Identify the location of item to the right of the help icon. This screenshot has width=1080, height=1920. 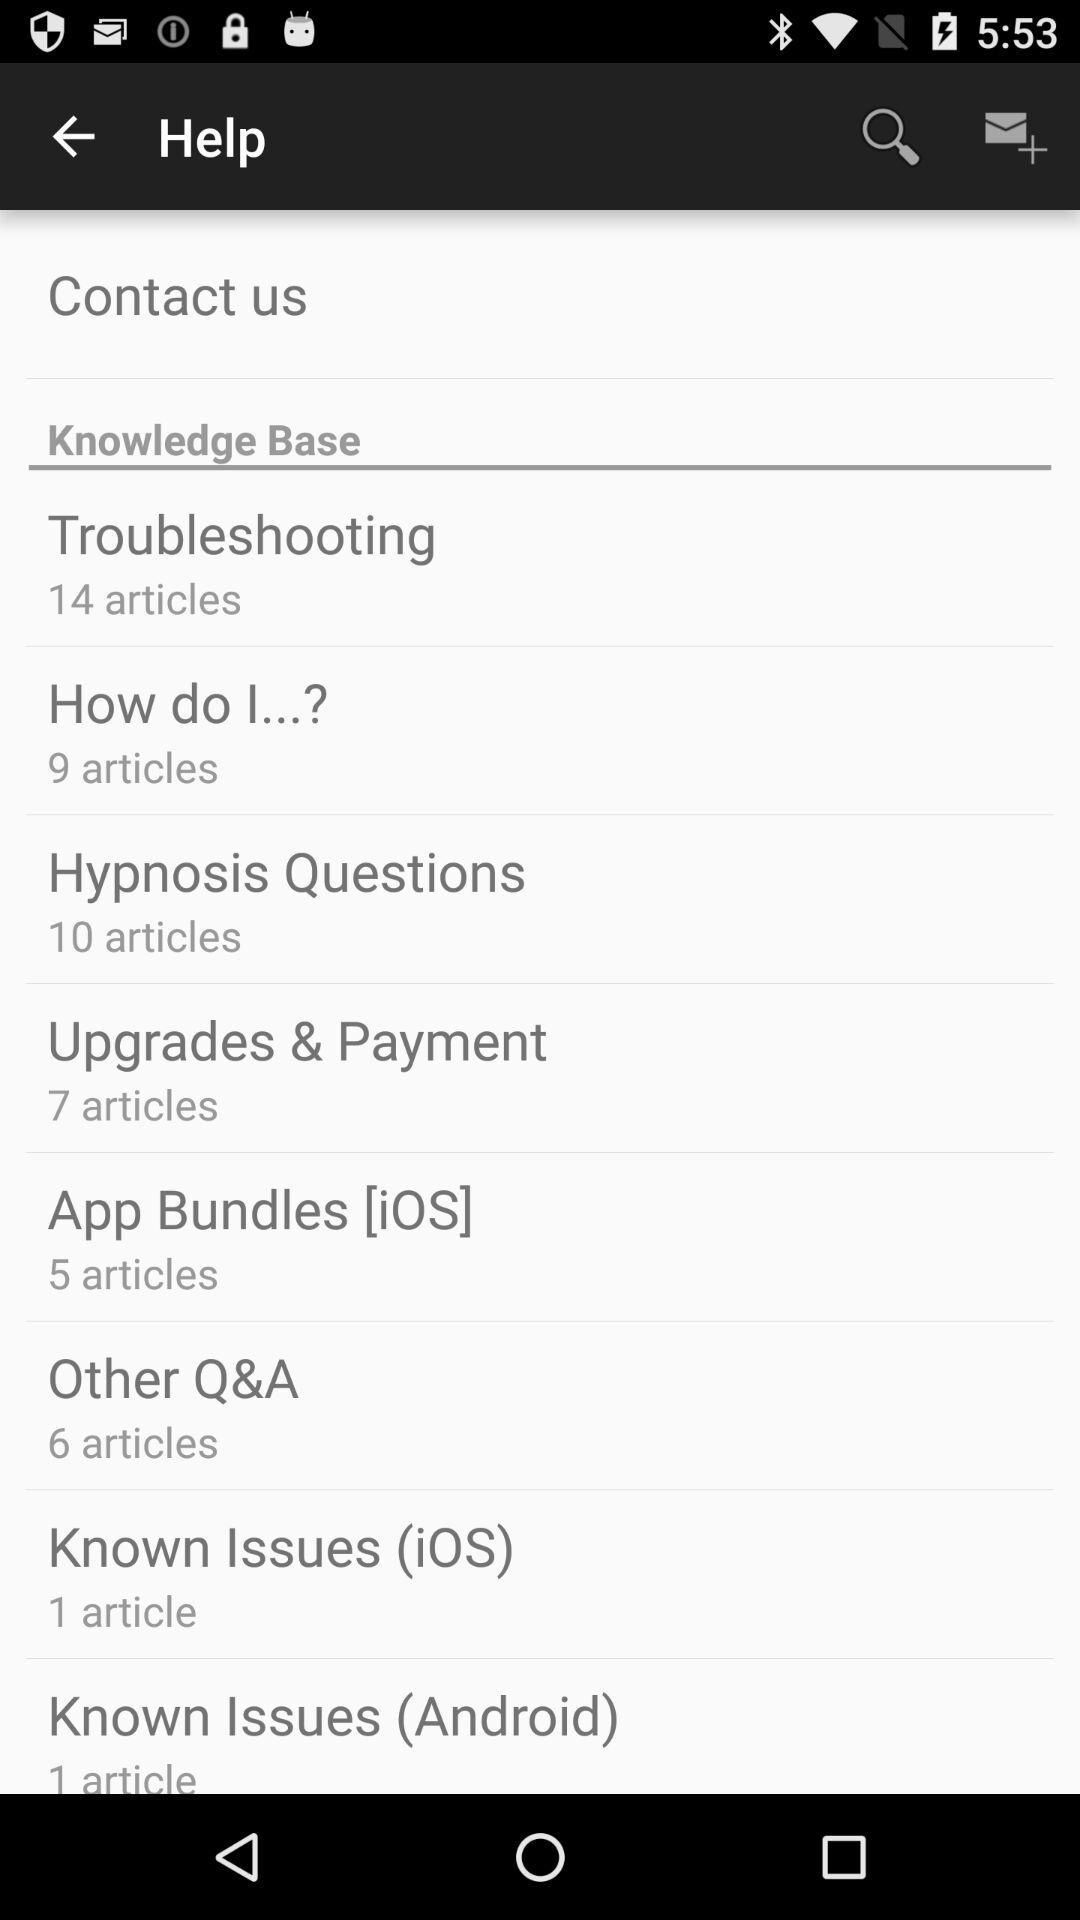
(890, 135).